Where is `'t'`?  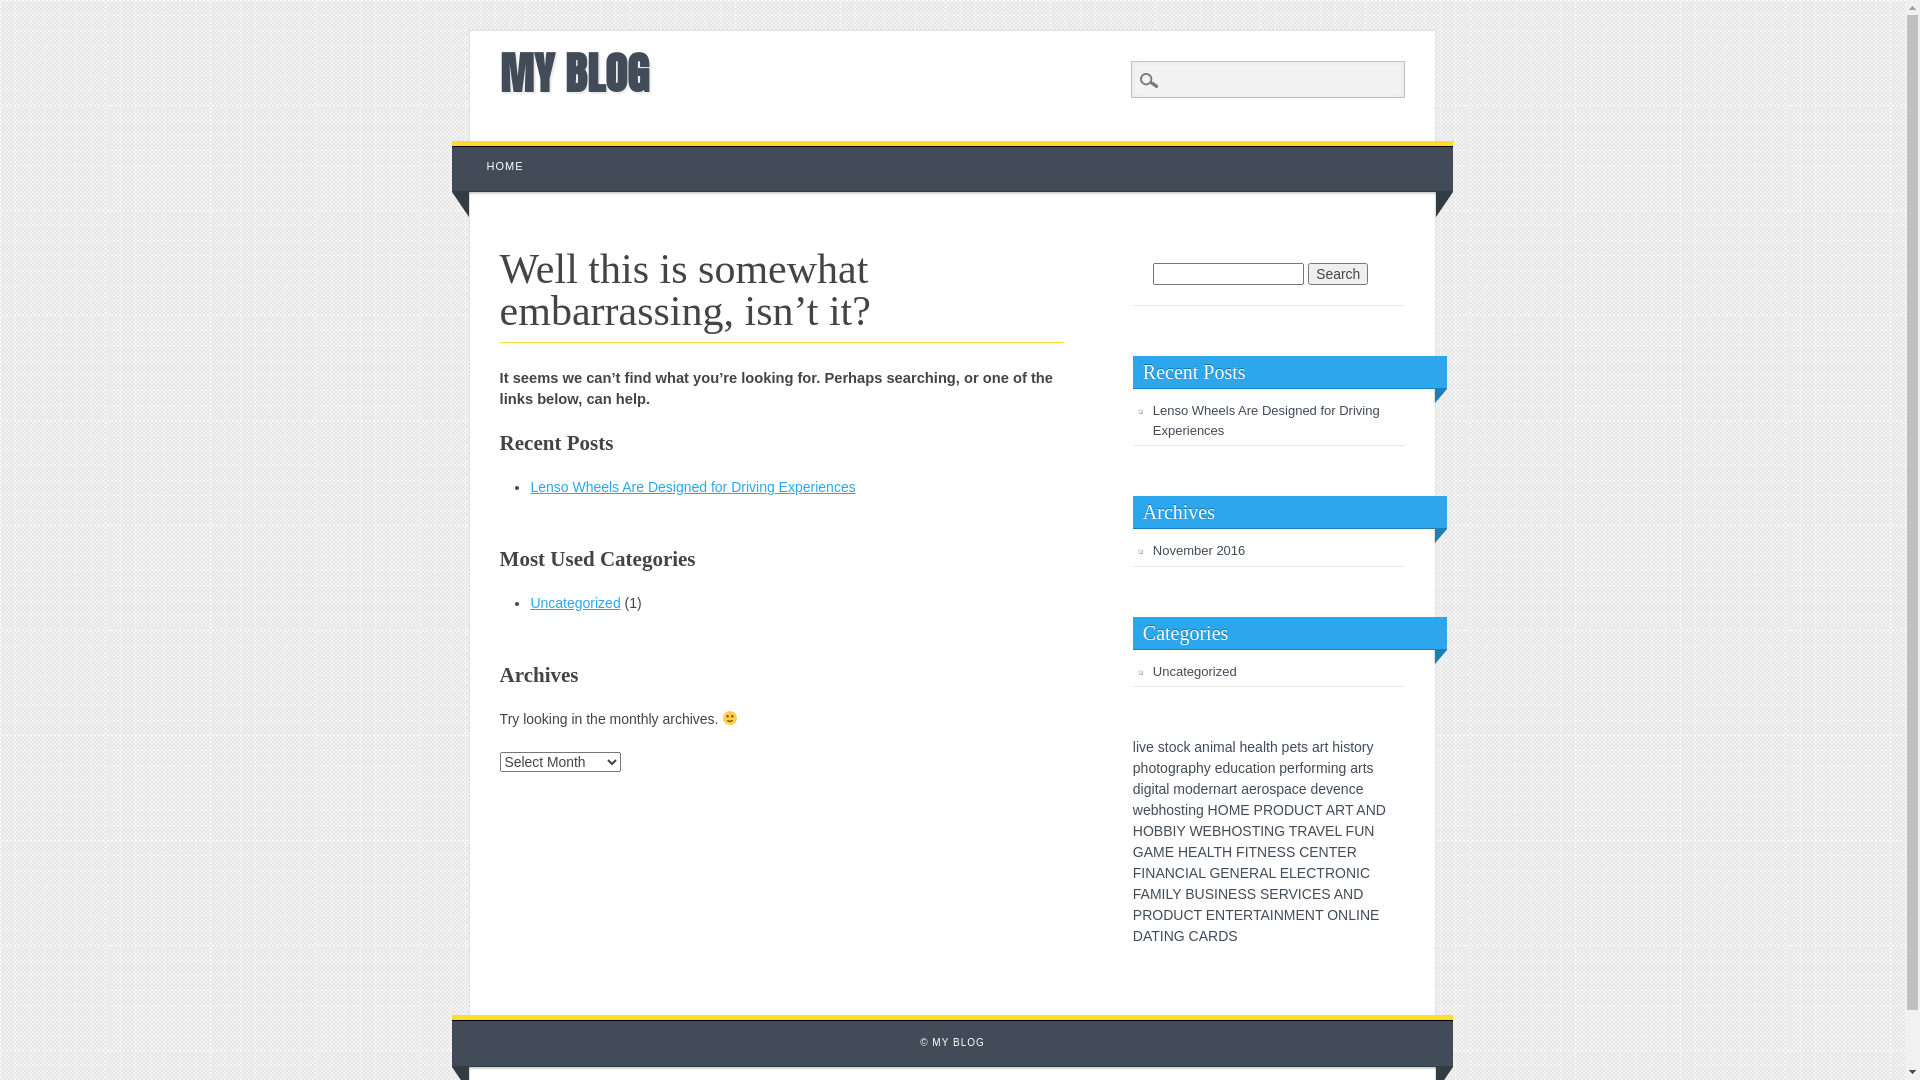
't' is located at coordinates (1299, 747).